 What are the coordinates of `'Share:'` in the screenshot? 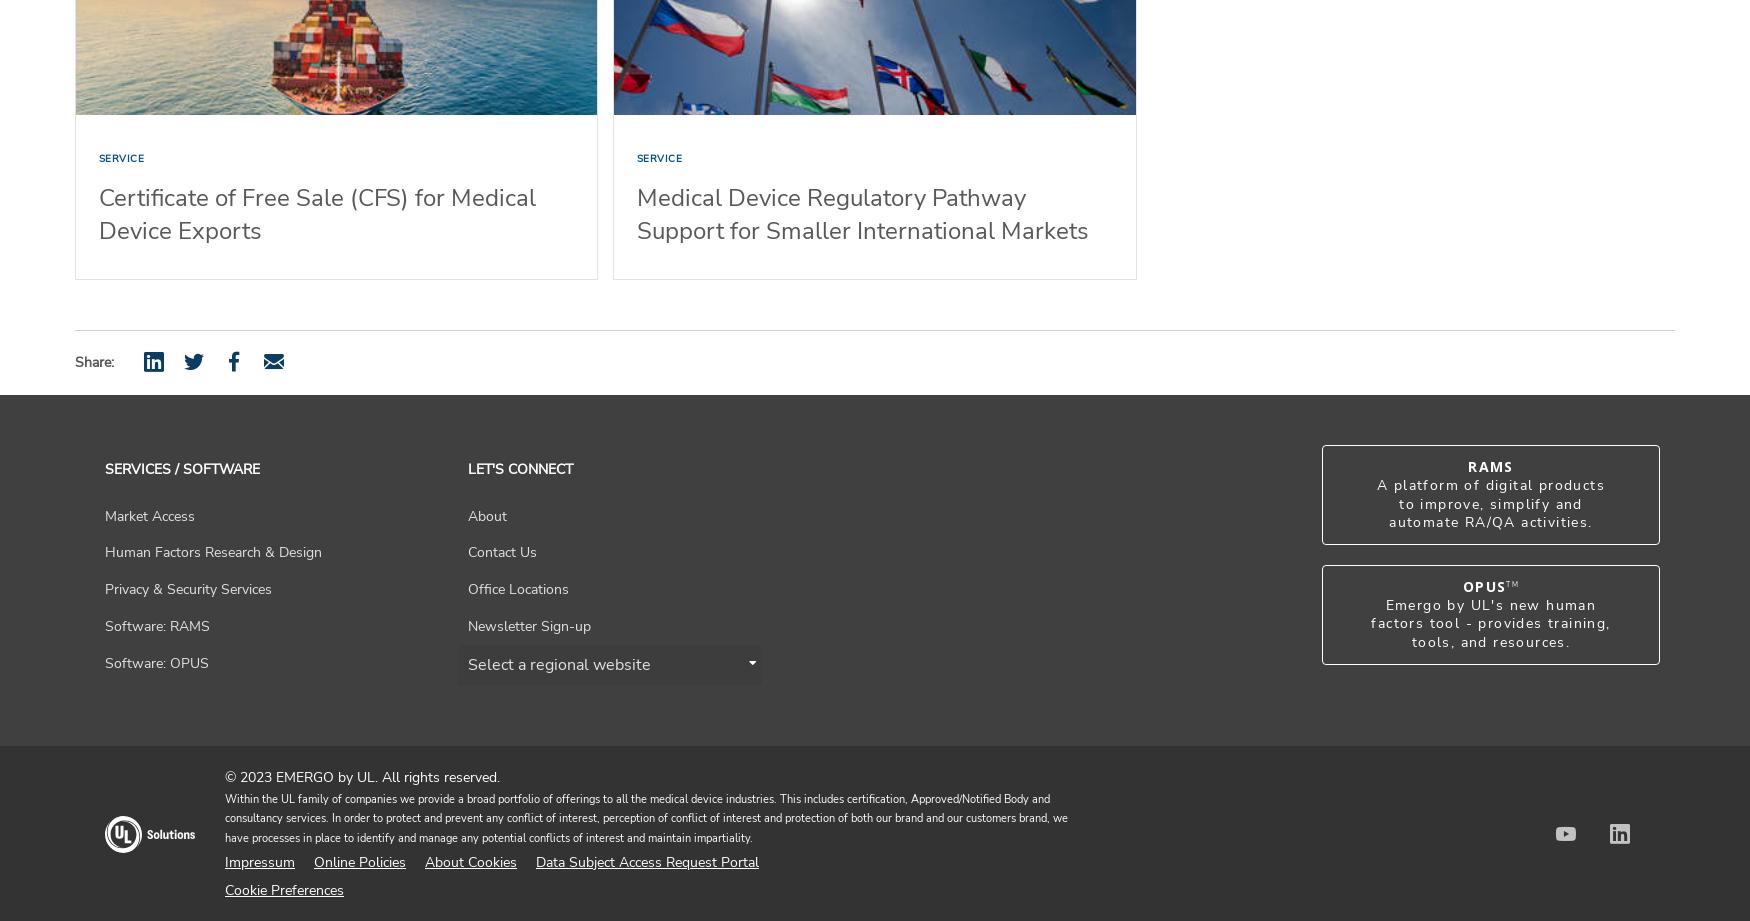 It's located at (94, 362).